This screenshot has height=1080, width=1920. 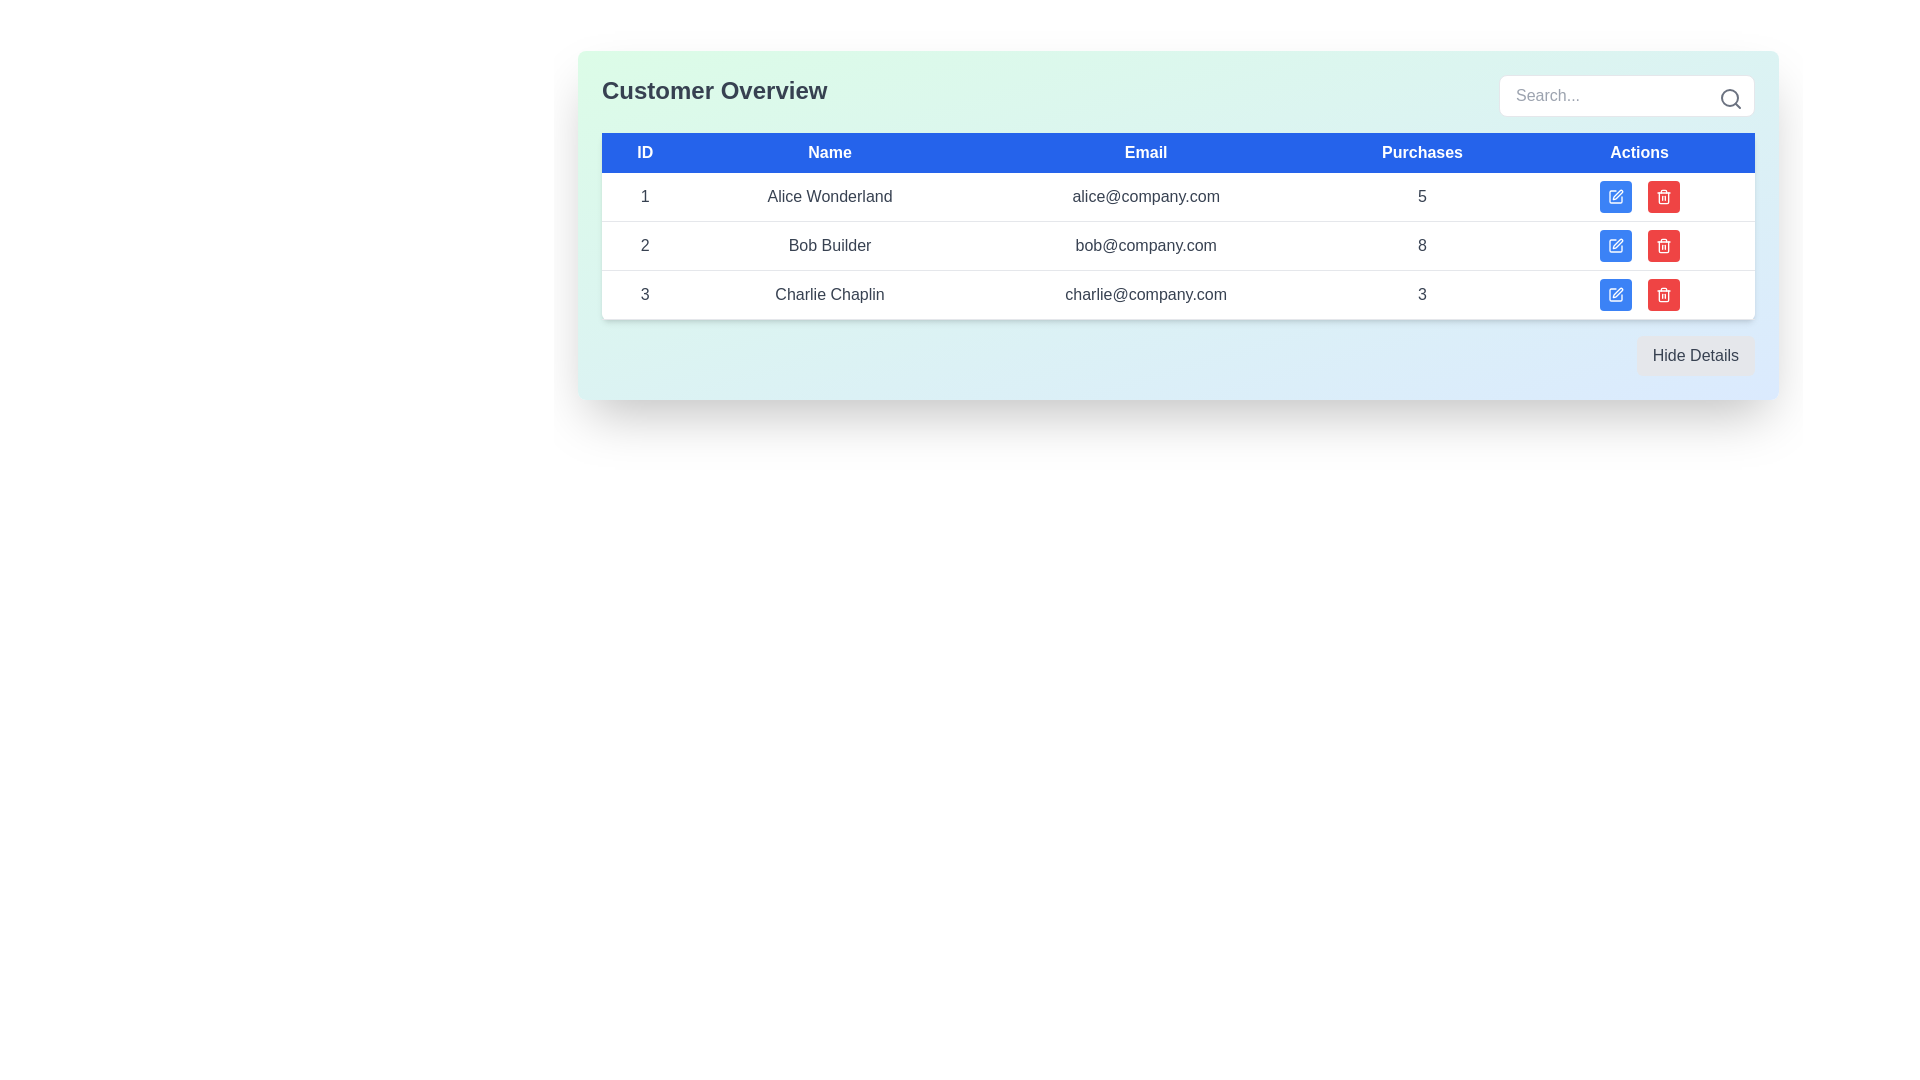 What do you see at coordinates (1663, 196) in the screenshot?
I see `the delete button in the 'Actions' column for the row containing Bob Builder's information to observe any visual changes like color darkening` at bounding box center [1663, 196].